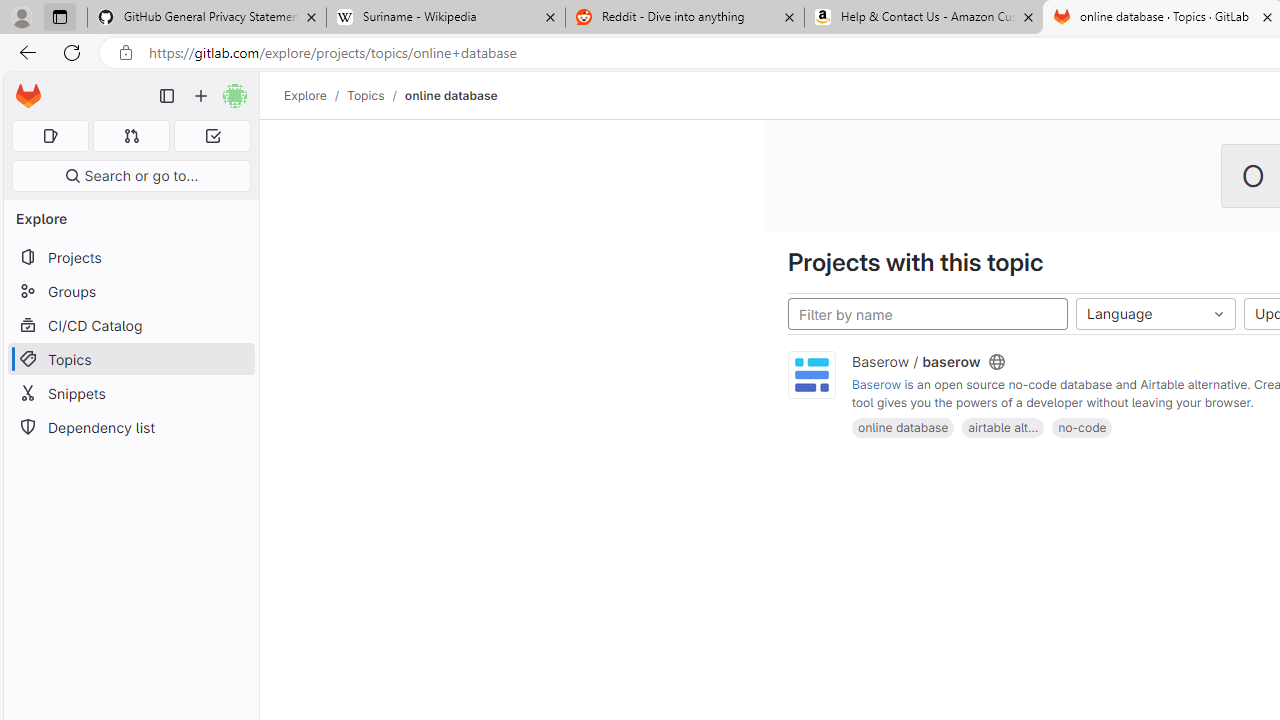  I want to click on 'Topics/', so click(375, 95).